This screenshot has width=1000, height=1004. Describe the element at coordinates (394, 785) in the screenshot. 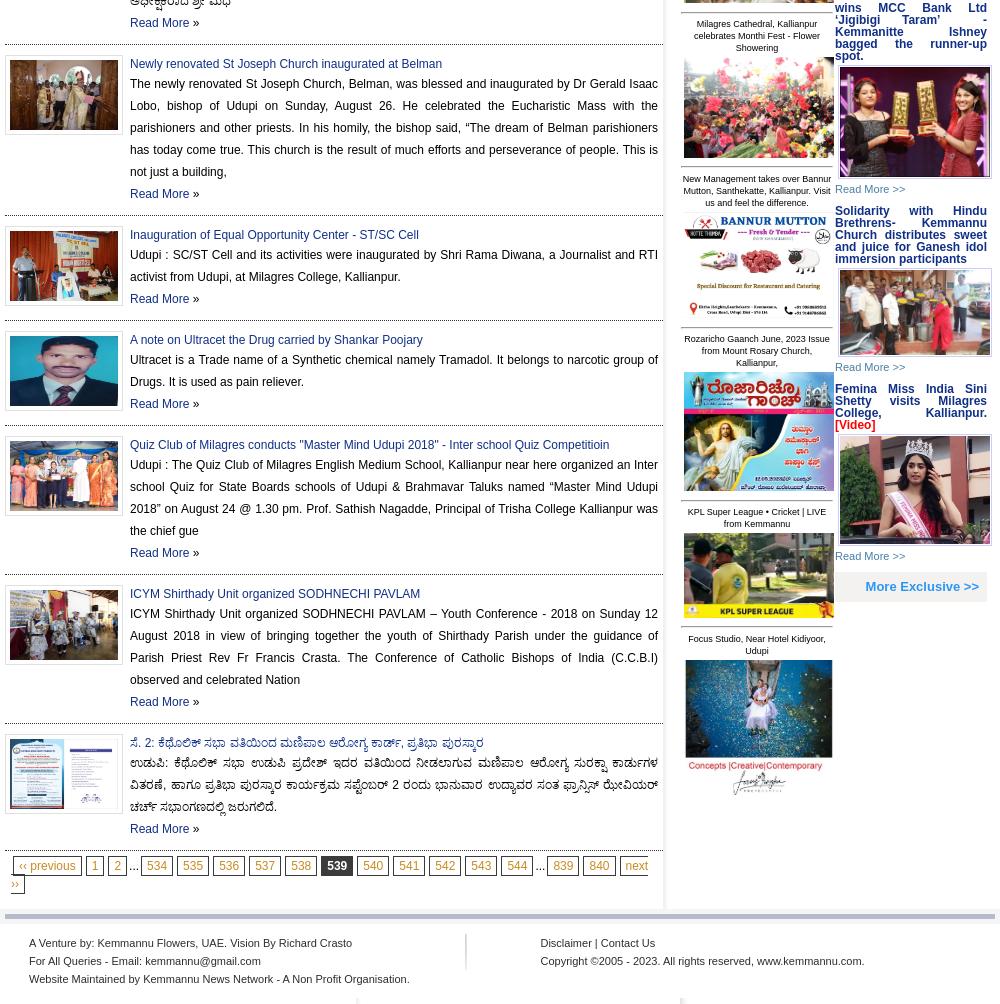

I see `'ಉಡುಪಿ: ಕೆಥೊಲಿಕ್ ಸಭಾ ಉಡುಪಿ ಪ್ರದೇಶ್ ಇದರ ವತಿಯಿಂದ ನೀಡಲಾಗುವ ಮಣಿಪಾಲ ಆರೋಗ್ಯ ಸುರಕ್ಷಾ ಕಾರ್ಡುಗಳ ವಿತರಣೆ, ಹಾಗೂ ಪ್ರತಿಭಾ ಪುರಸ್ಕಾರ ಕಾರ್ಯಕ್ರಮ ಸಪ್ಟೆಂಬರ್ 2 ರಂದು ಭಾನುವಾರ ಉದ್ಯಾವರ ಸಂತ ಫ್ರಾನ್ಸಿಸ್ ಝೇವಿಯರ್ ಚರ್ಚ್ ಸಭಾಂಗಣದಲ್ಲಿ ಜರುಗಲಿದೆ.'` at that location.